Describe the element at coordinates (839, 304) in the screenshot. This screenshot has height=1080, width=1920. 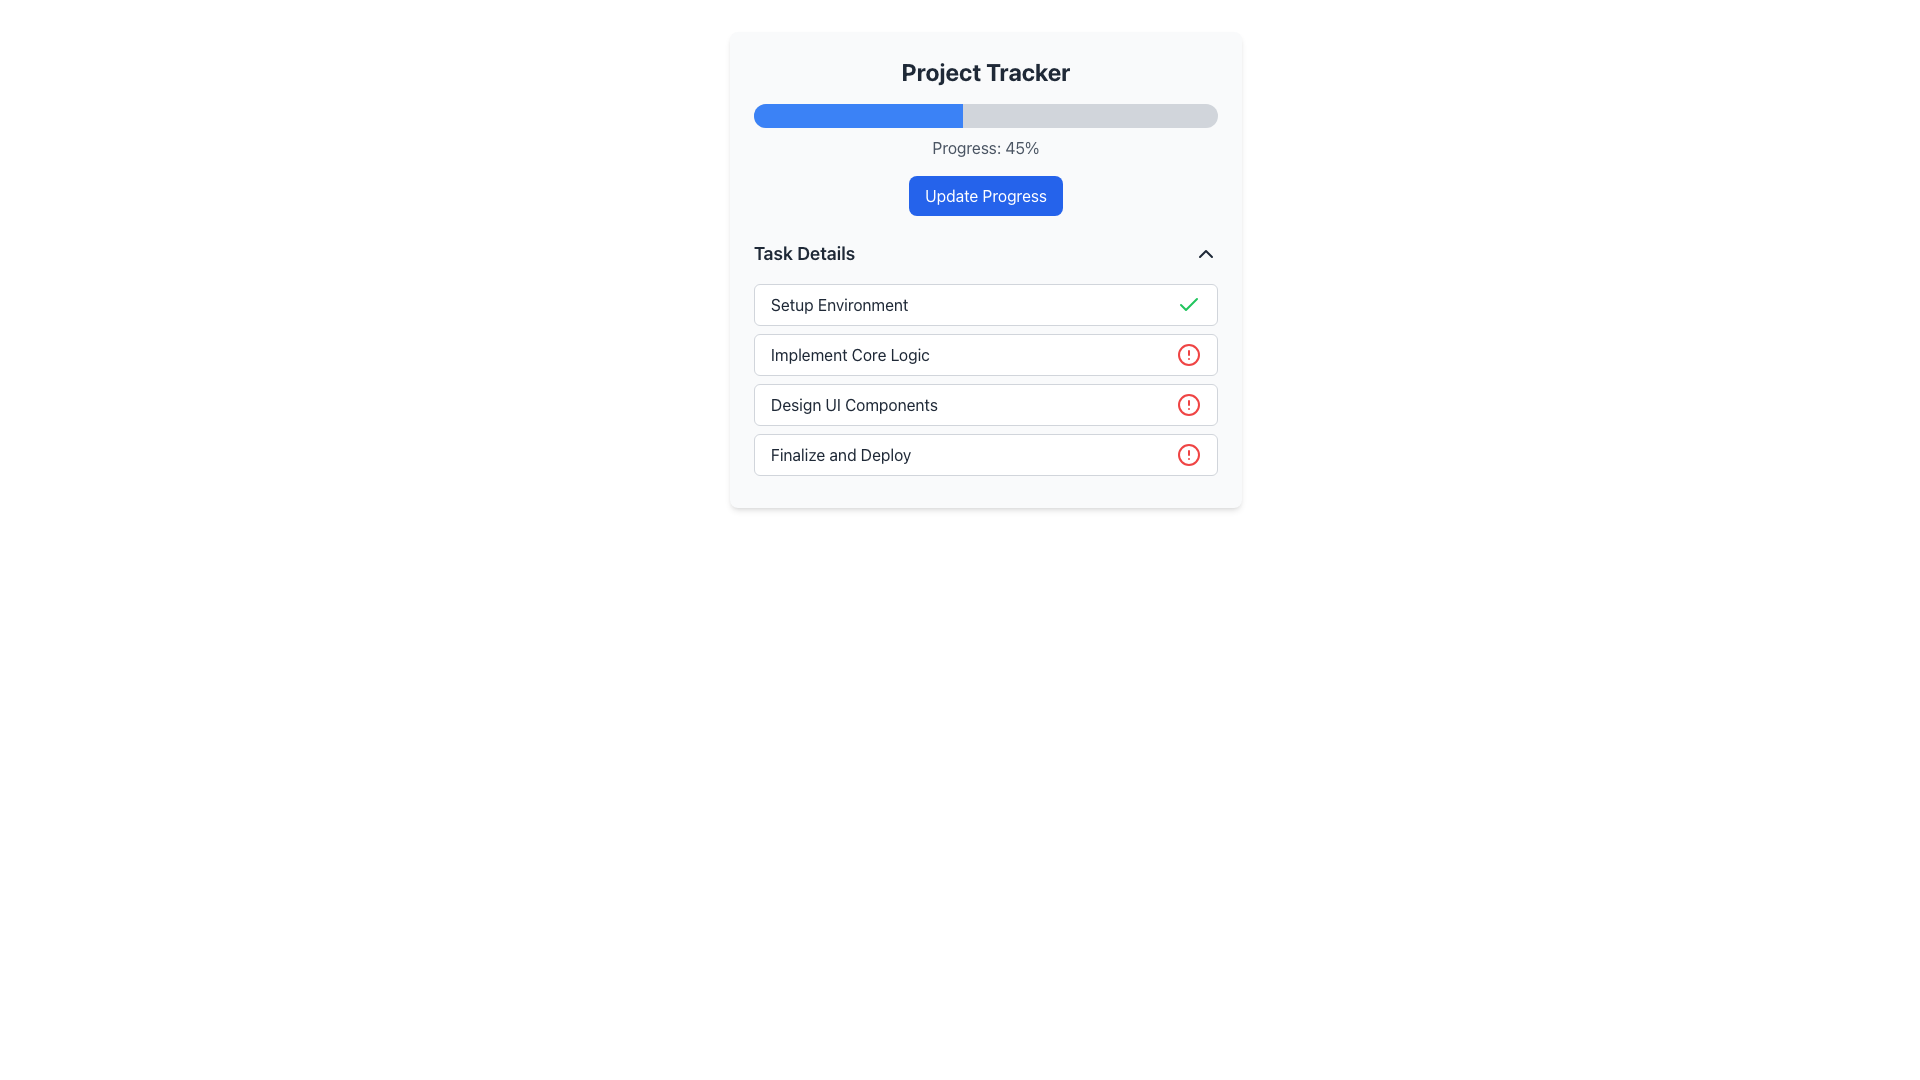
I see `the text label that displays 'Setup Environment' in dark gray, located in the first row of the task list under 'Task Details'` at that location.